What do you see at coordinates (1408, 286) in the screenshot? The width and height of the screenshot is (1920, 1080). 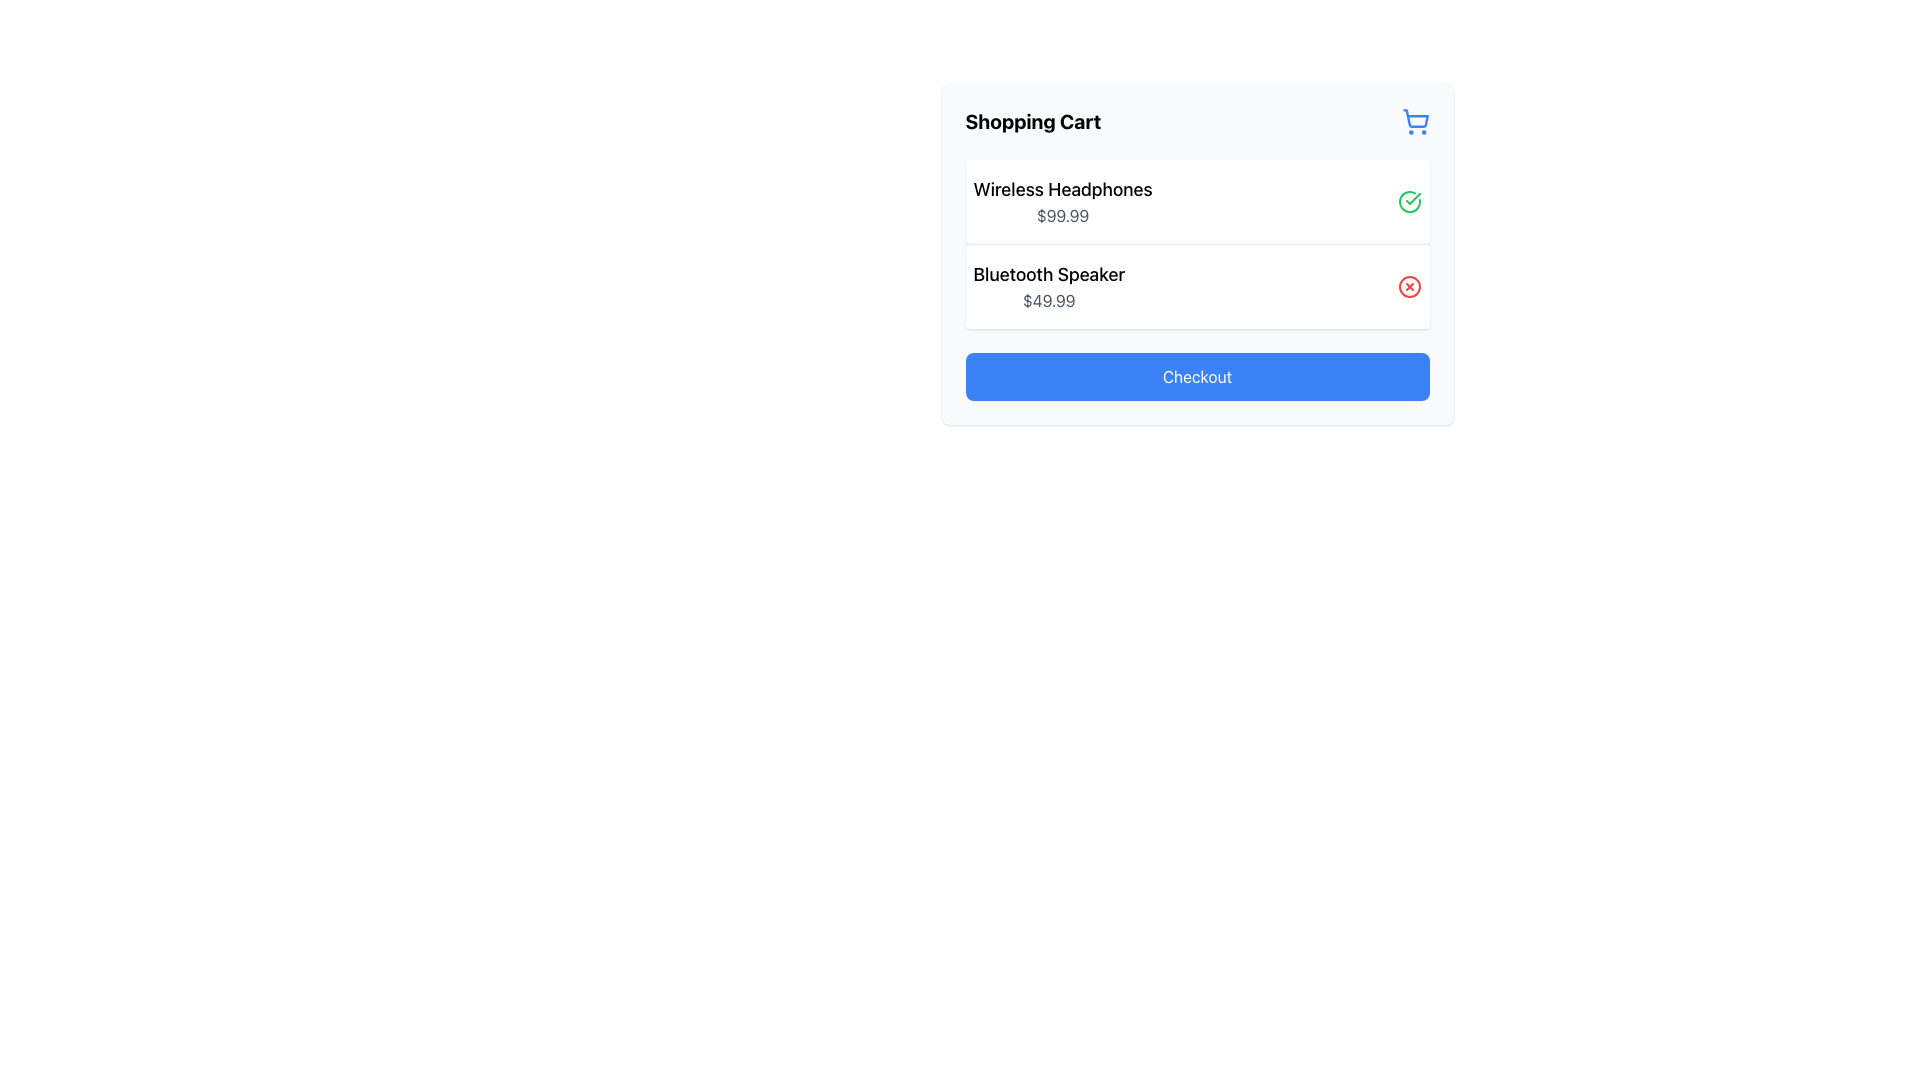 I see `the removal button for the 'Bluetooth Speaker' item located on the far right of its row in the shopping cart interface` at bounding box center [1408, 286].